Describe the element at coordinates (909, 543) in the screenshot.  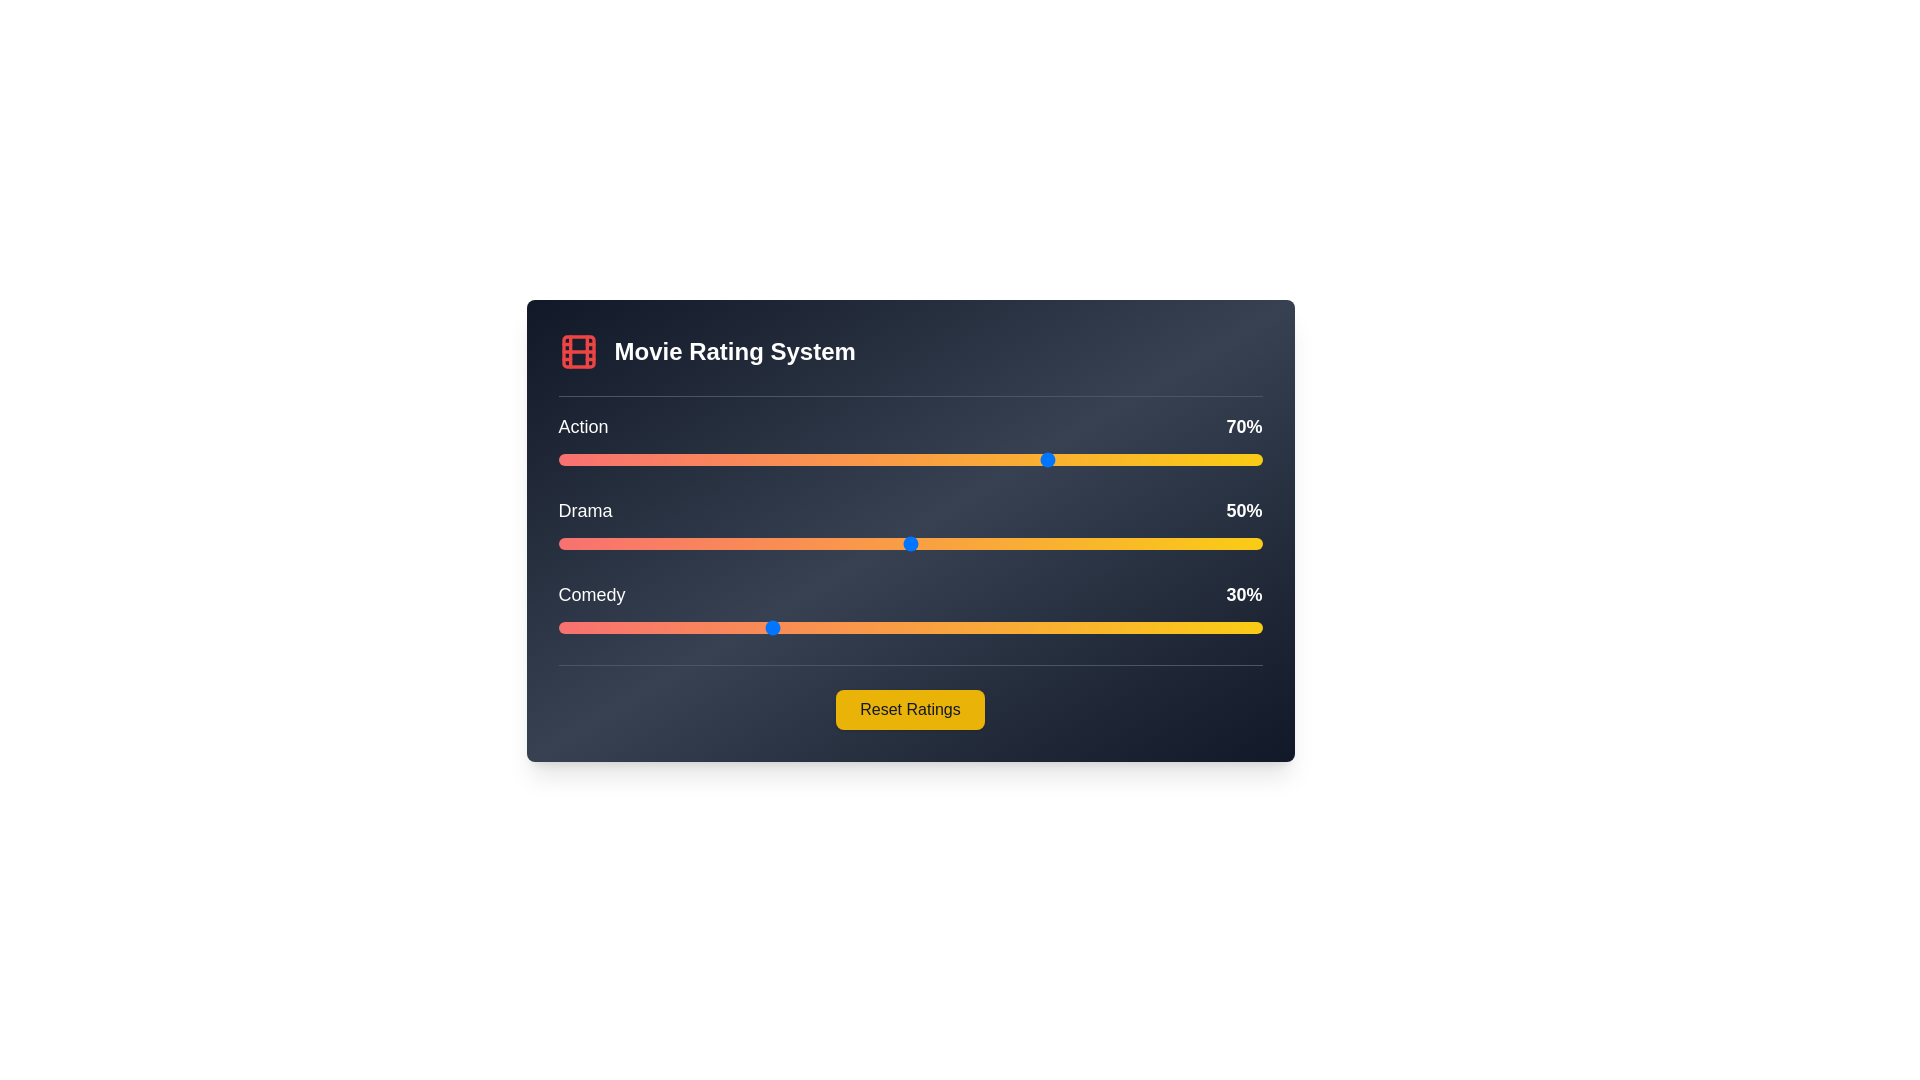
I see `the Drama slider` at that location.